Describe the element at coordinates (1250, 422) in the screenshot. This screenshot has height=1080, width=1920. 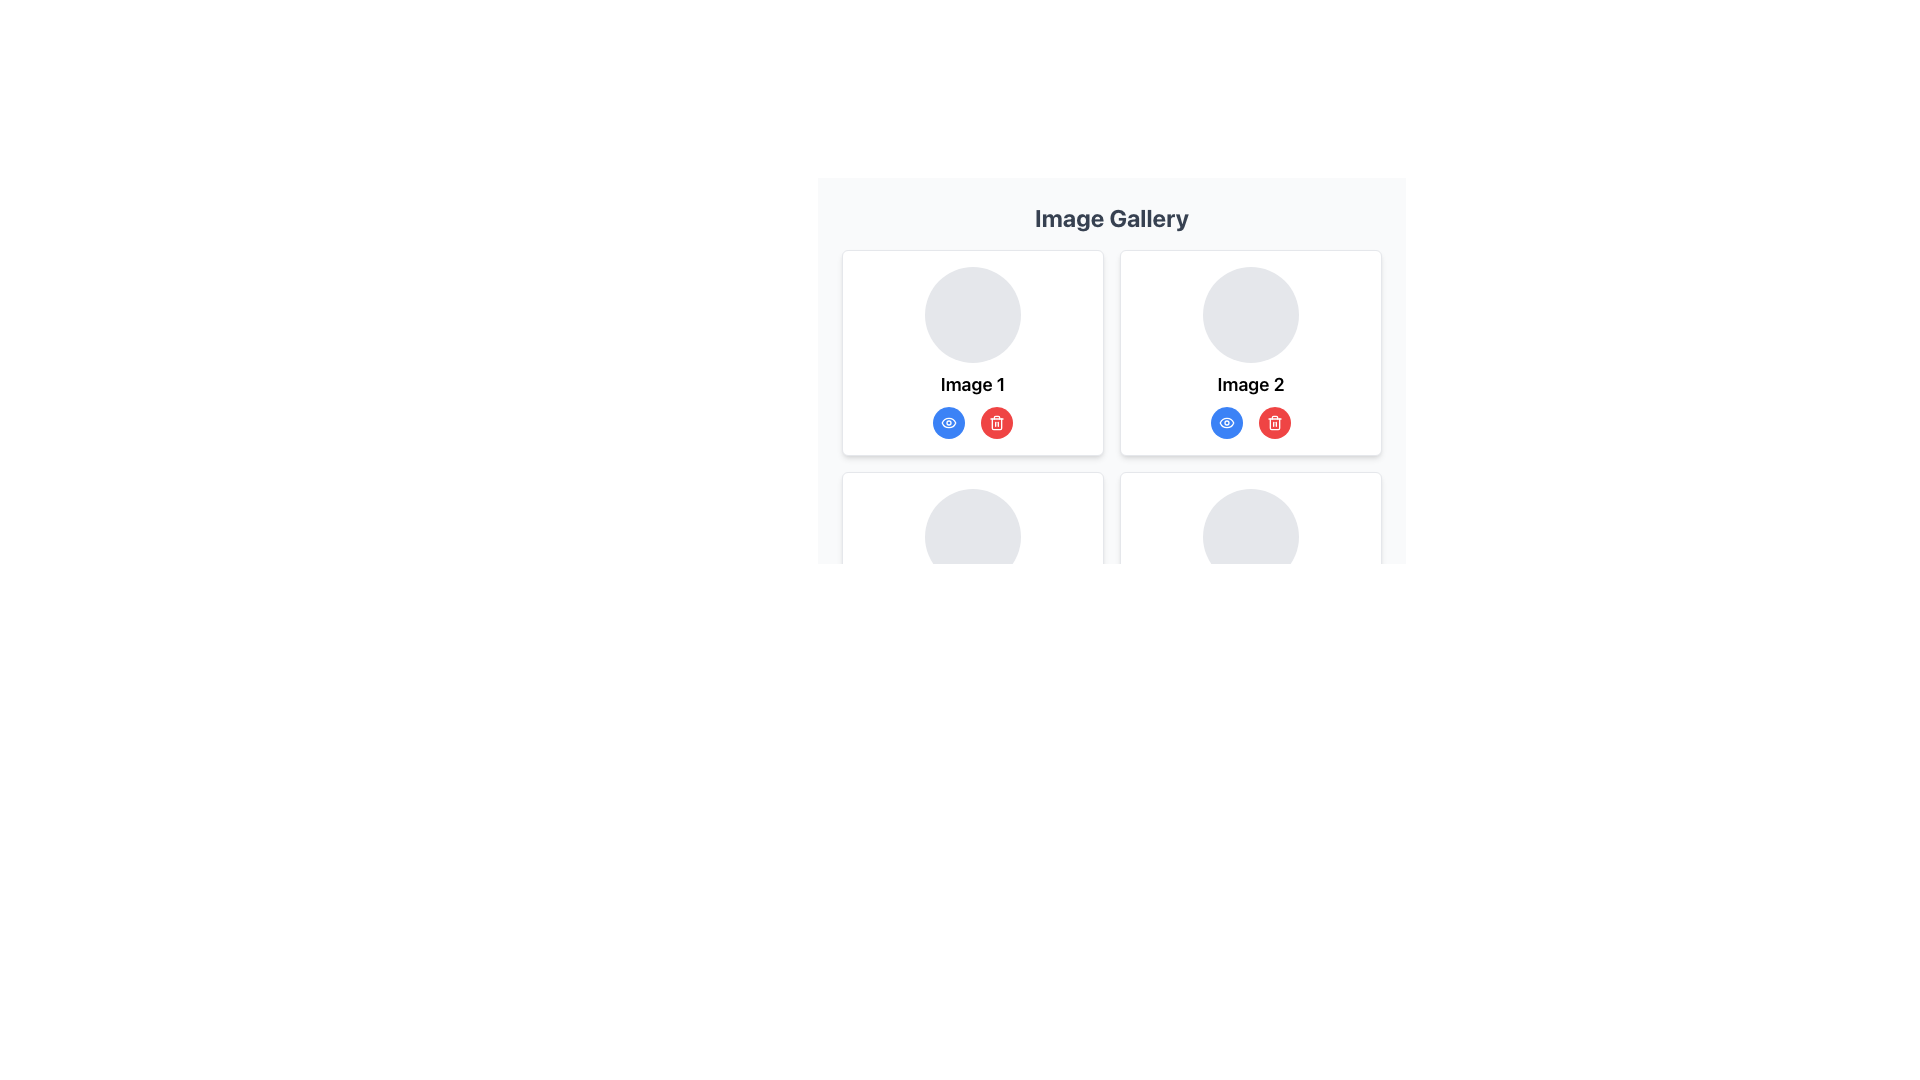
I see `the Component Group containing the blue eye button and the red trash button located beneath 'Image 2' in the card layout` at that location.